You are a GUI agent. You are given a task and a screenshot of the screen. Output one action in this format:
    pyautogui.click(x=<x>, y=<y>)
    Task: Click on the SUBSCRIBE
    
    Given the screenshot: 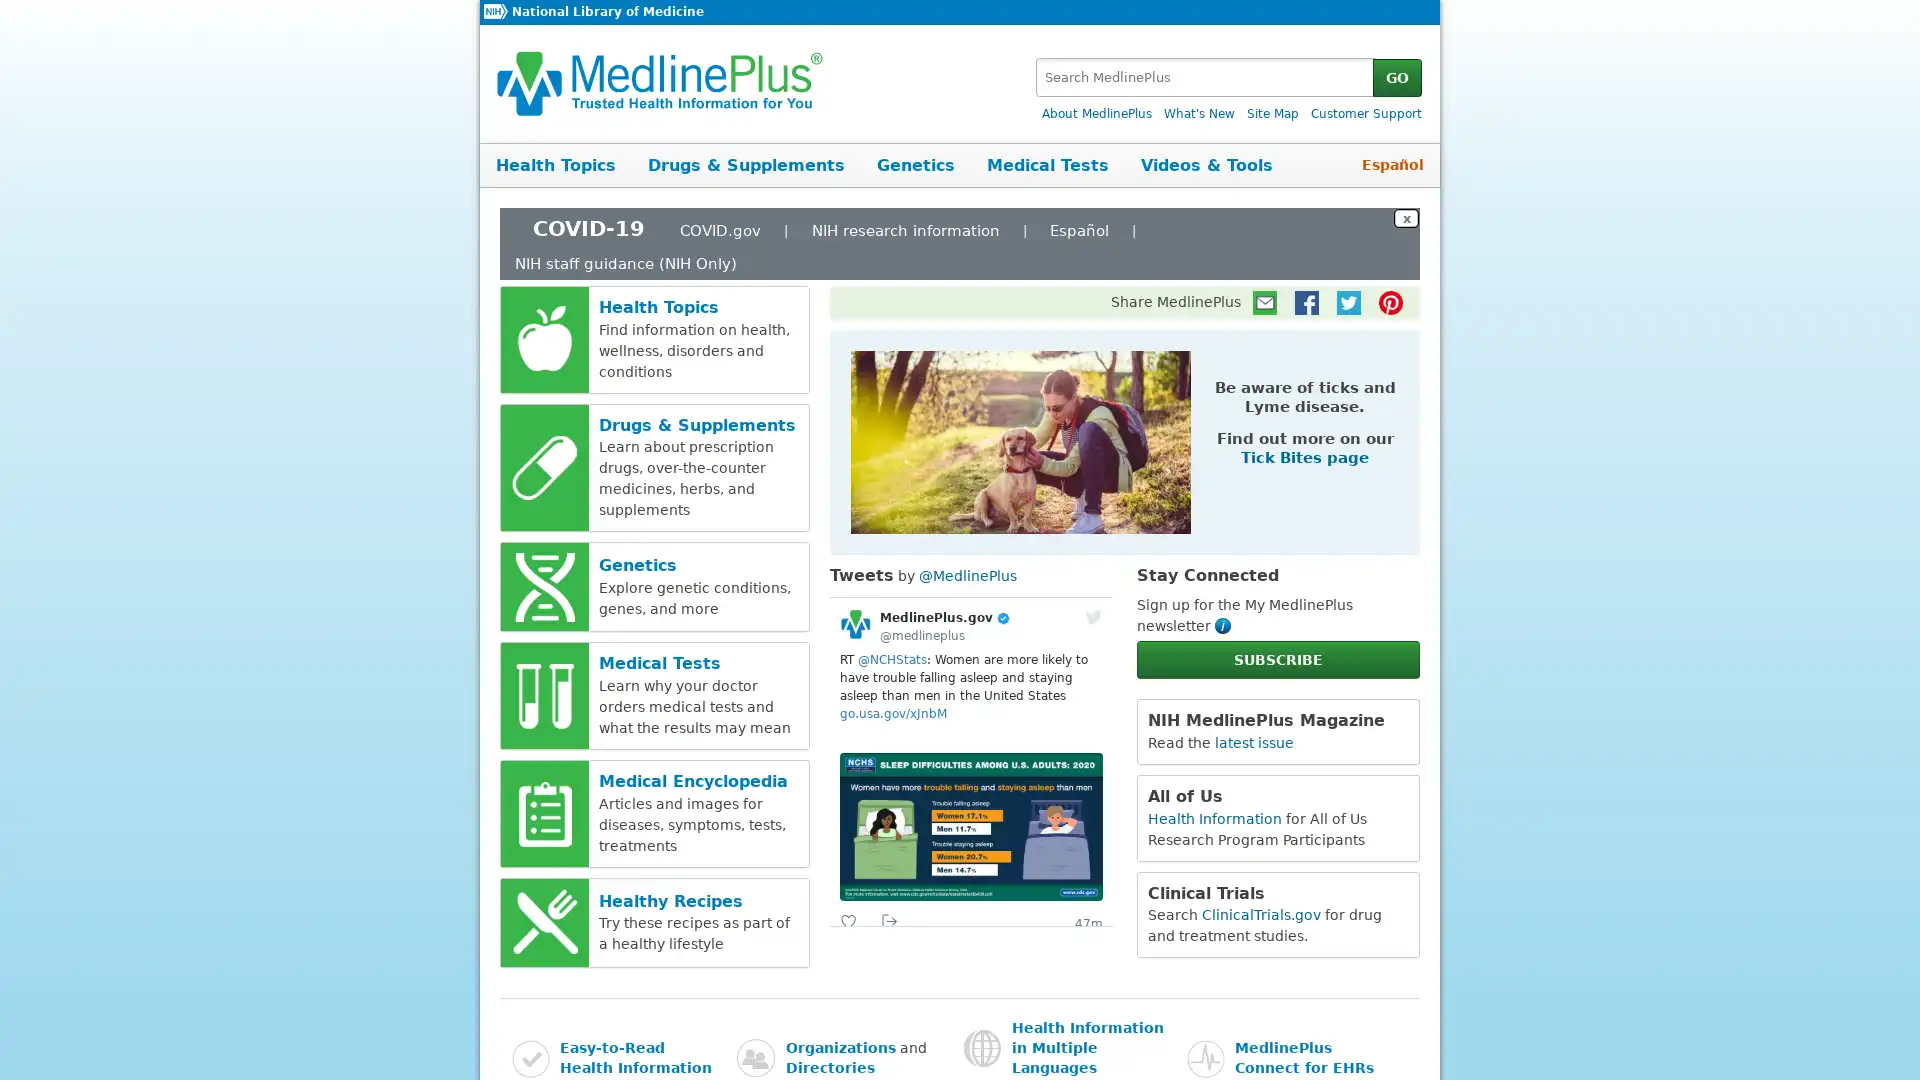 What is the action you would take?
    pyautogui.click(x=1276, y=659)
    